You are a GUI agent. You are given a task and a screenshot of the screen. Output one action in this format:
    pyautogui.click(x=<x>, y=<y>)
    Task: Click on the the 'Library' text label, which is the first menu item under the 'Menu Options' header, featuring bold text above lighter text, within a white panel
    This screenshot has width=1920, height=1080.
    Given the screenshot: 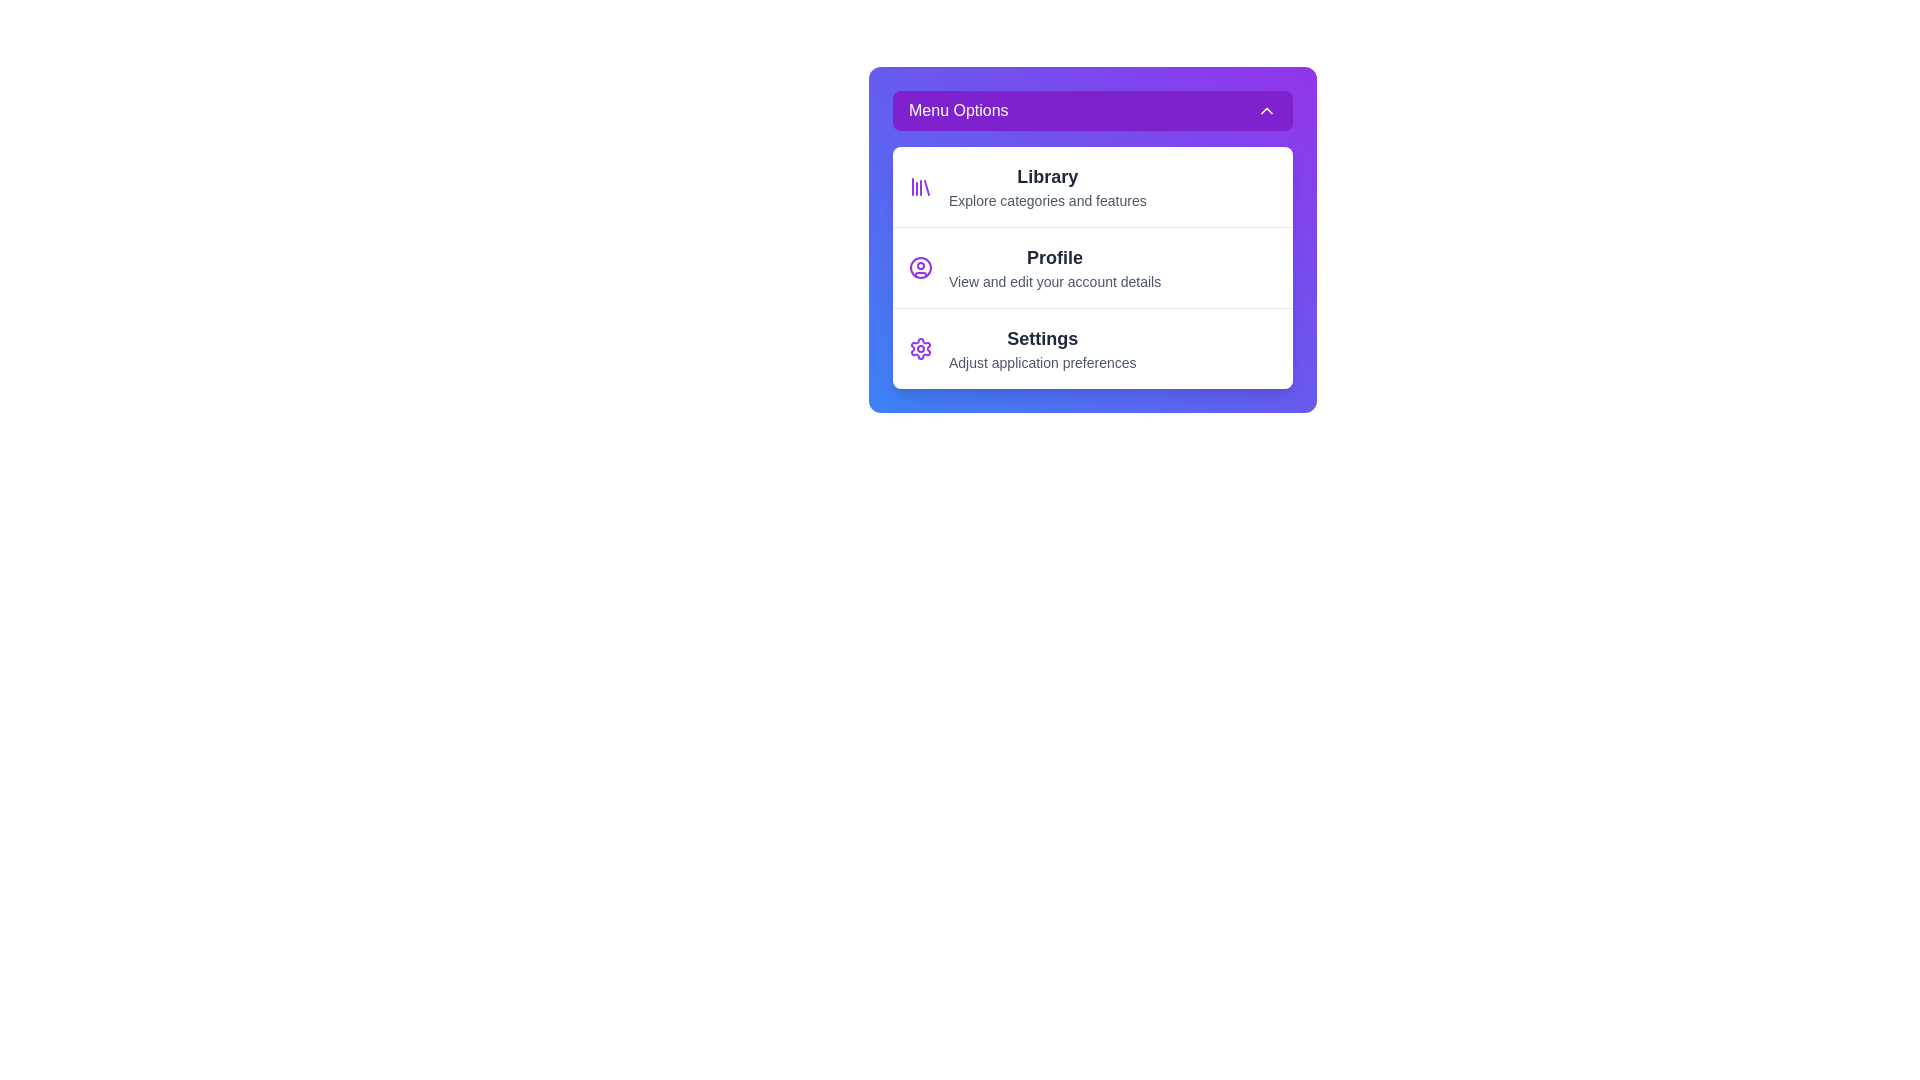 What is the action you would take?
    pyautogui.click(x=1046, y=186)
    